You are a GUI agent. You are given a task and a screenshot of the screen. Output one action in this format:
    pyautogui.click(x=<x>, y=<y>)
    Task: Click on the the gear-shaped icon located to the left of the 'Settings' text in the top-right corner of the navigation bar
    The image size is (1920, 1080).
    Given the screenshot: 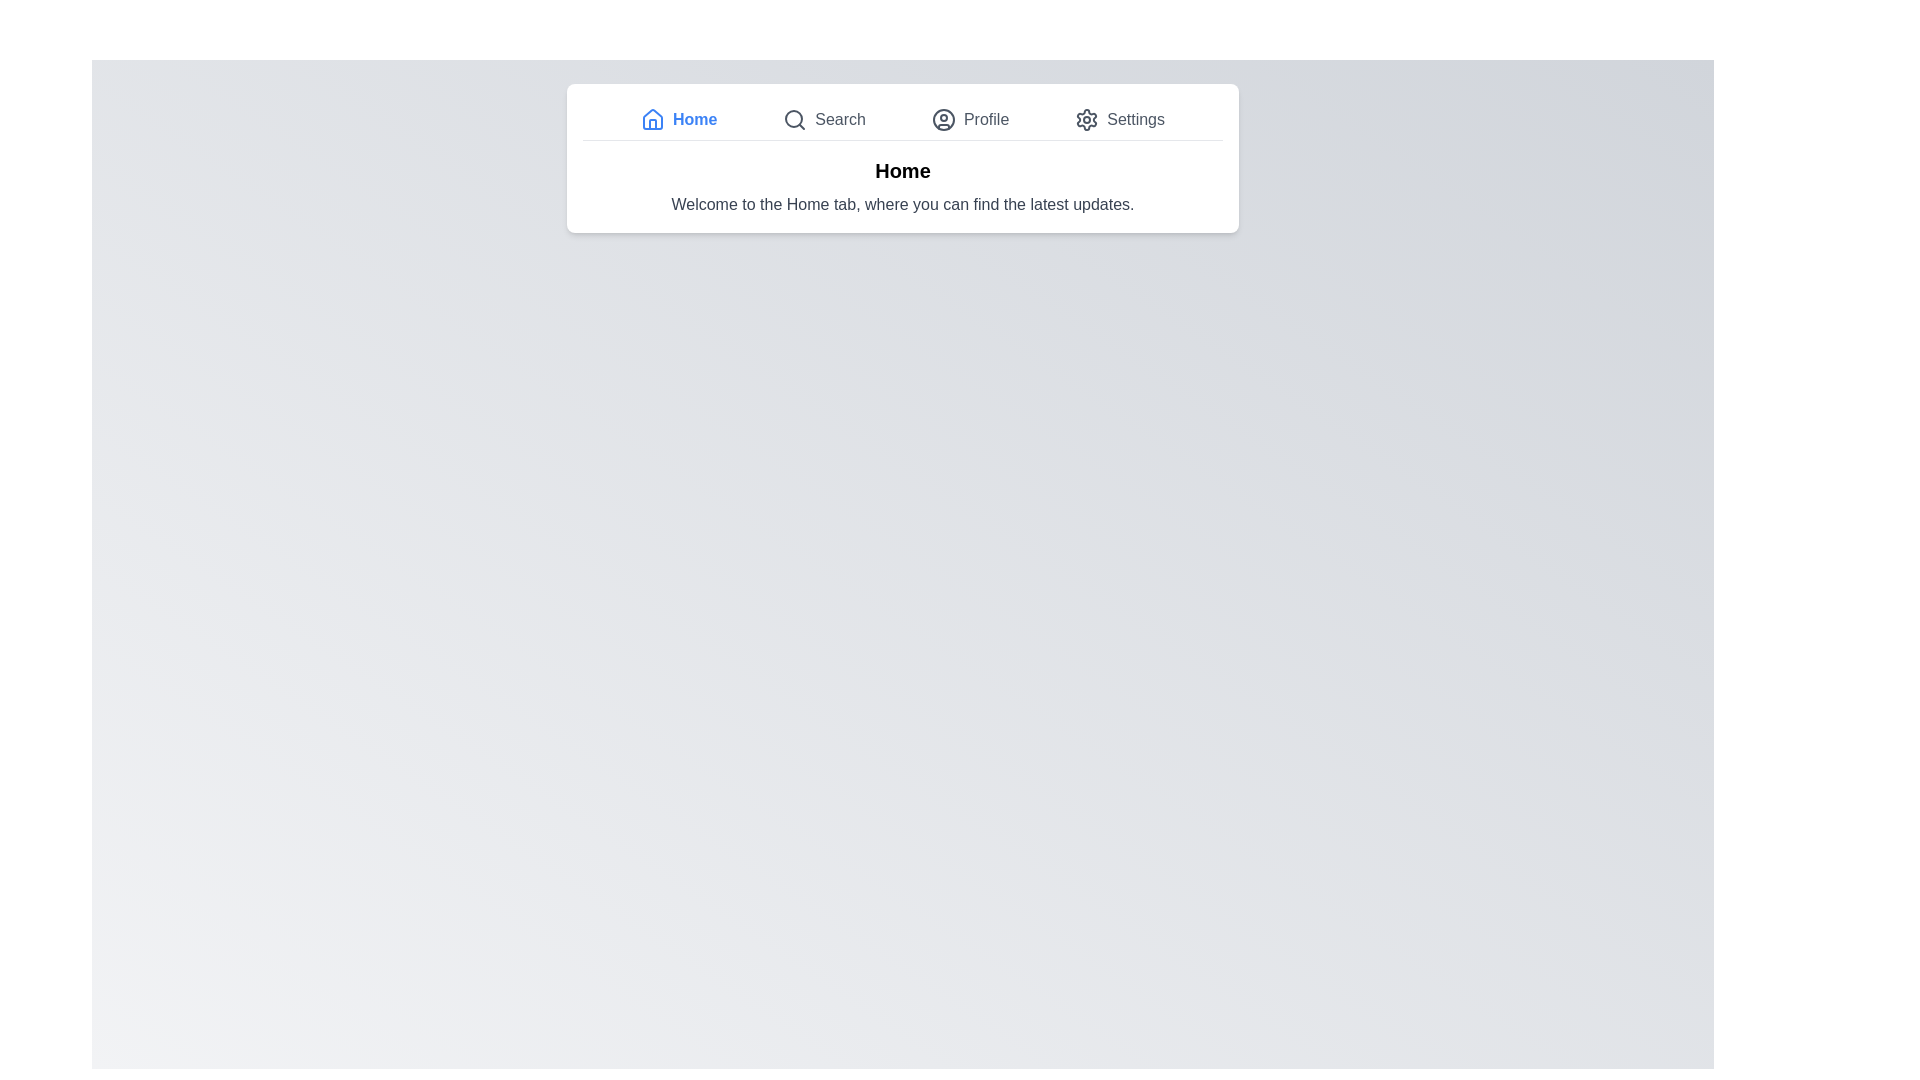 What is the action you would take?
    pyautogui.click(x=1086, y=119)
    